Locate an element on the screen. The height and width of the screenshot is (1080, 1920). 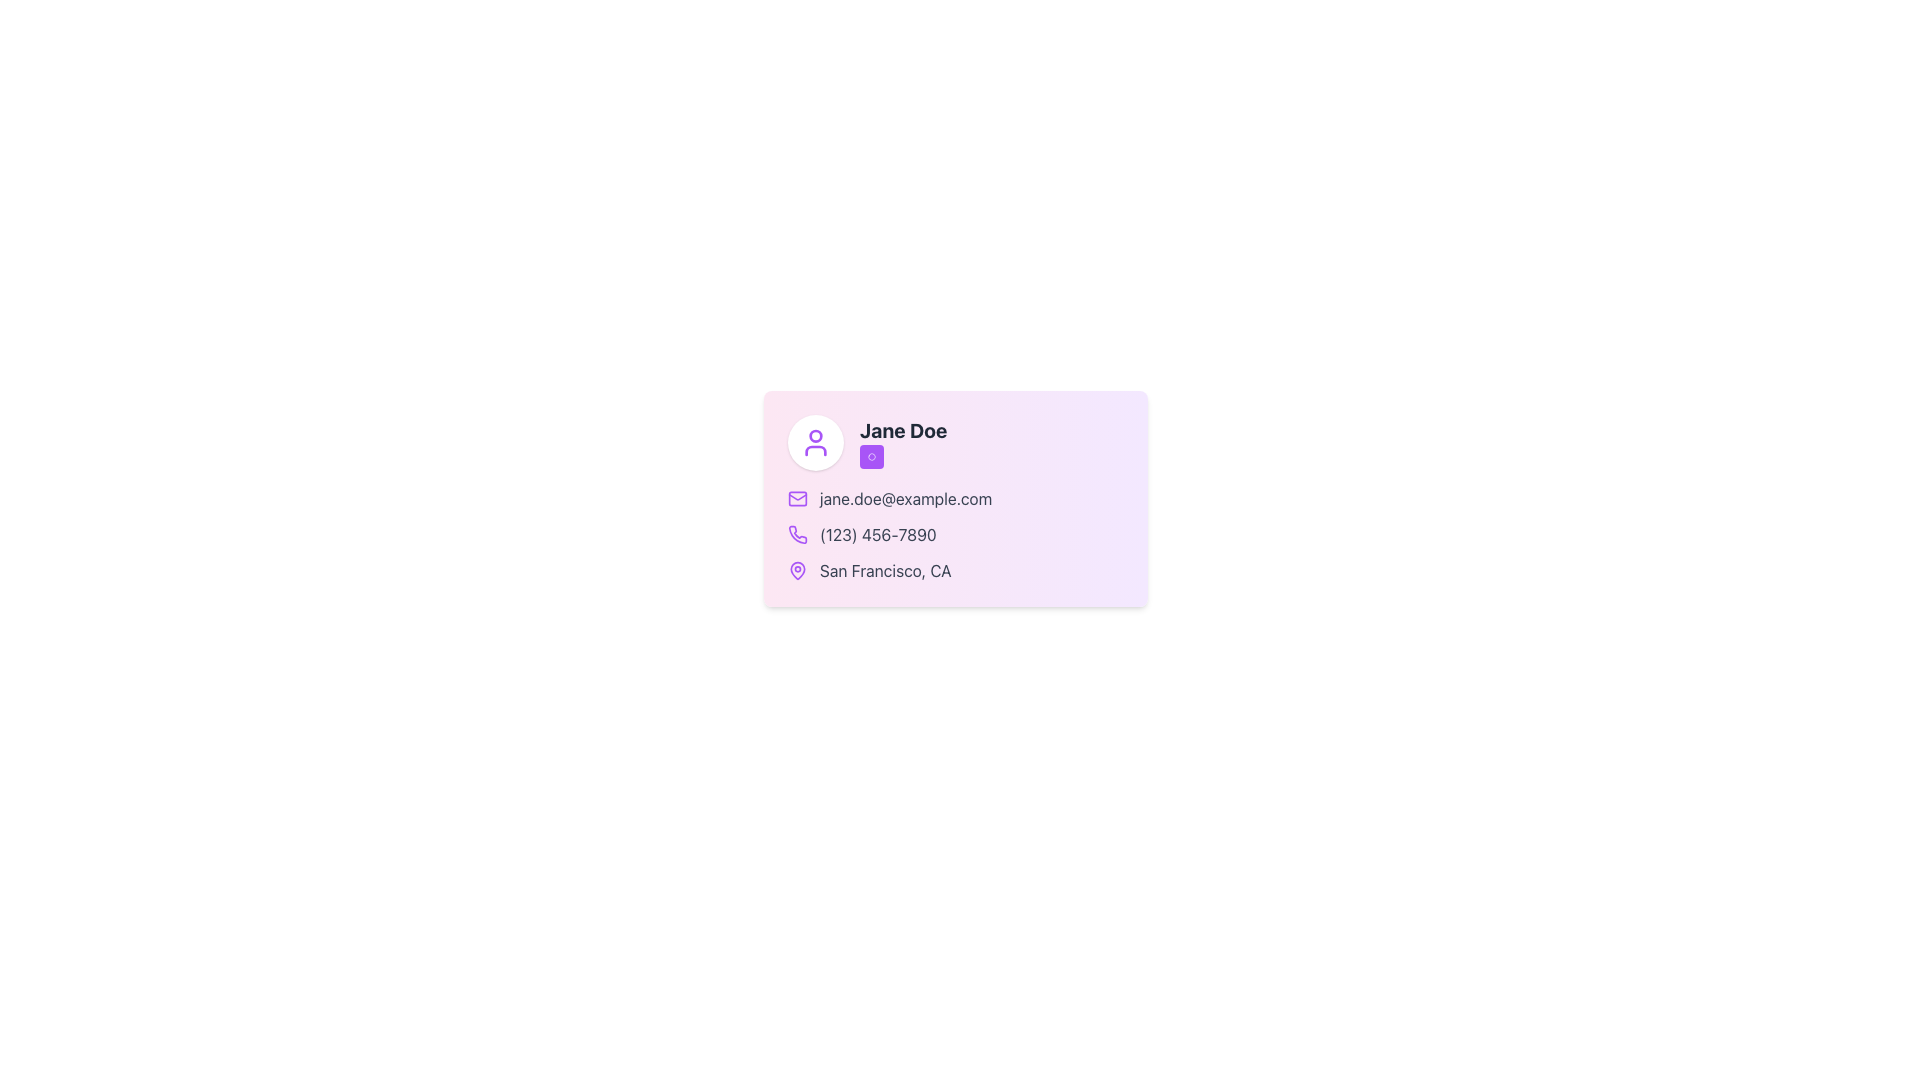
the curved line vector graphical element that represents the lower portion of the user icon's torso, located above the name 'Jane Doe' in the card is located at coordinates (816, 451).